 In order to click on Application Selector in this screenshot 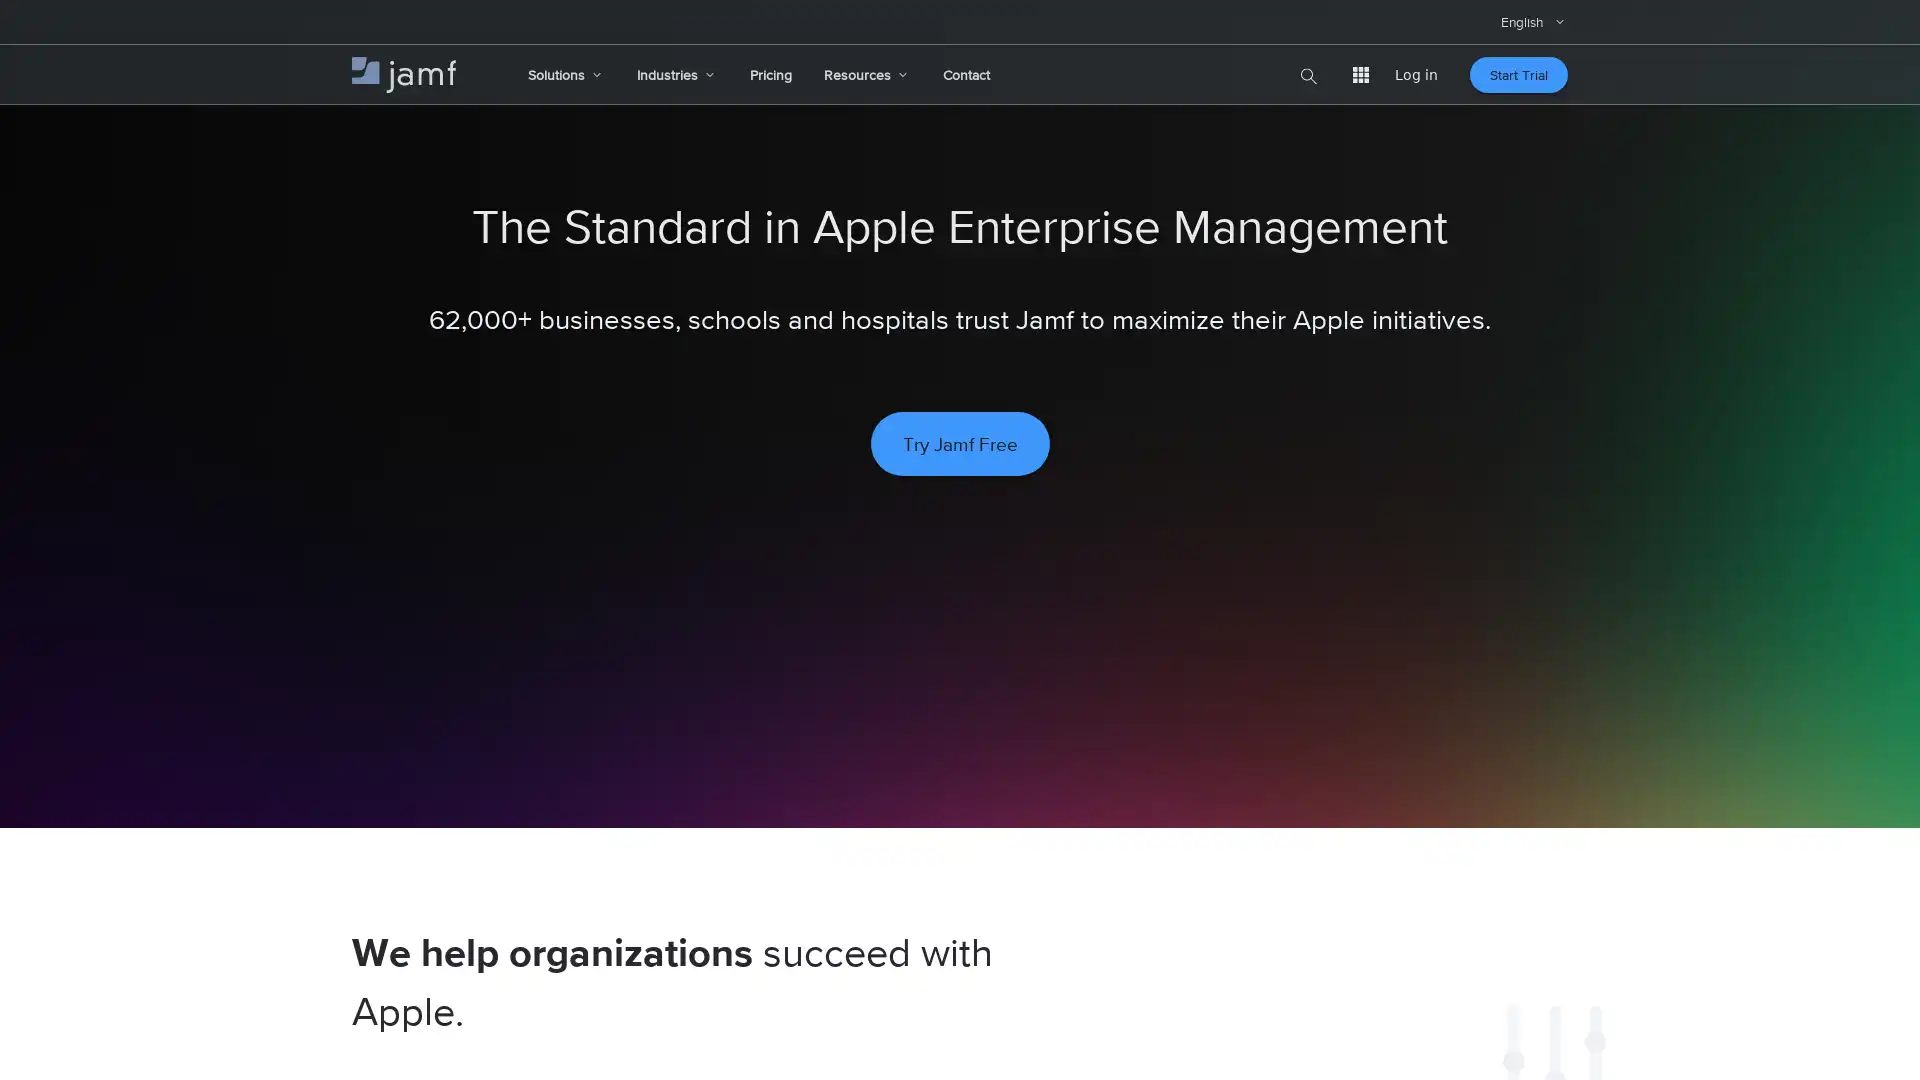, I will do `click(1360, 73)`.